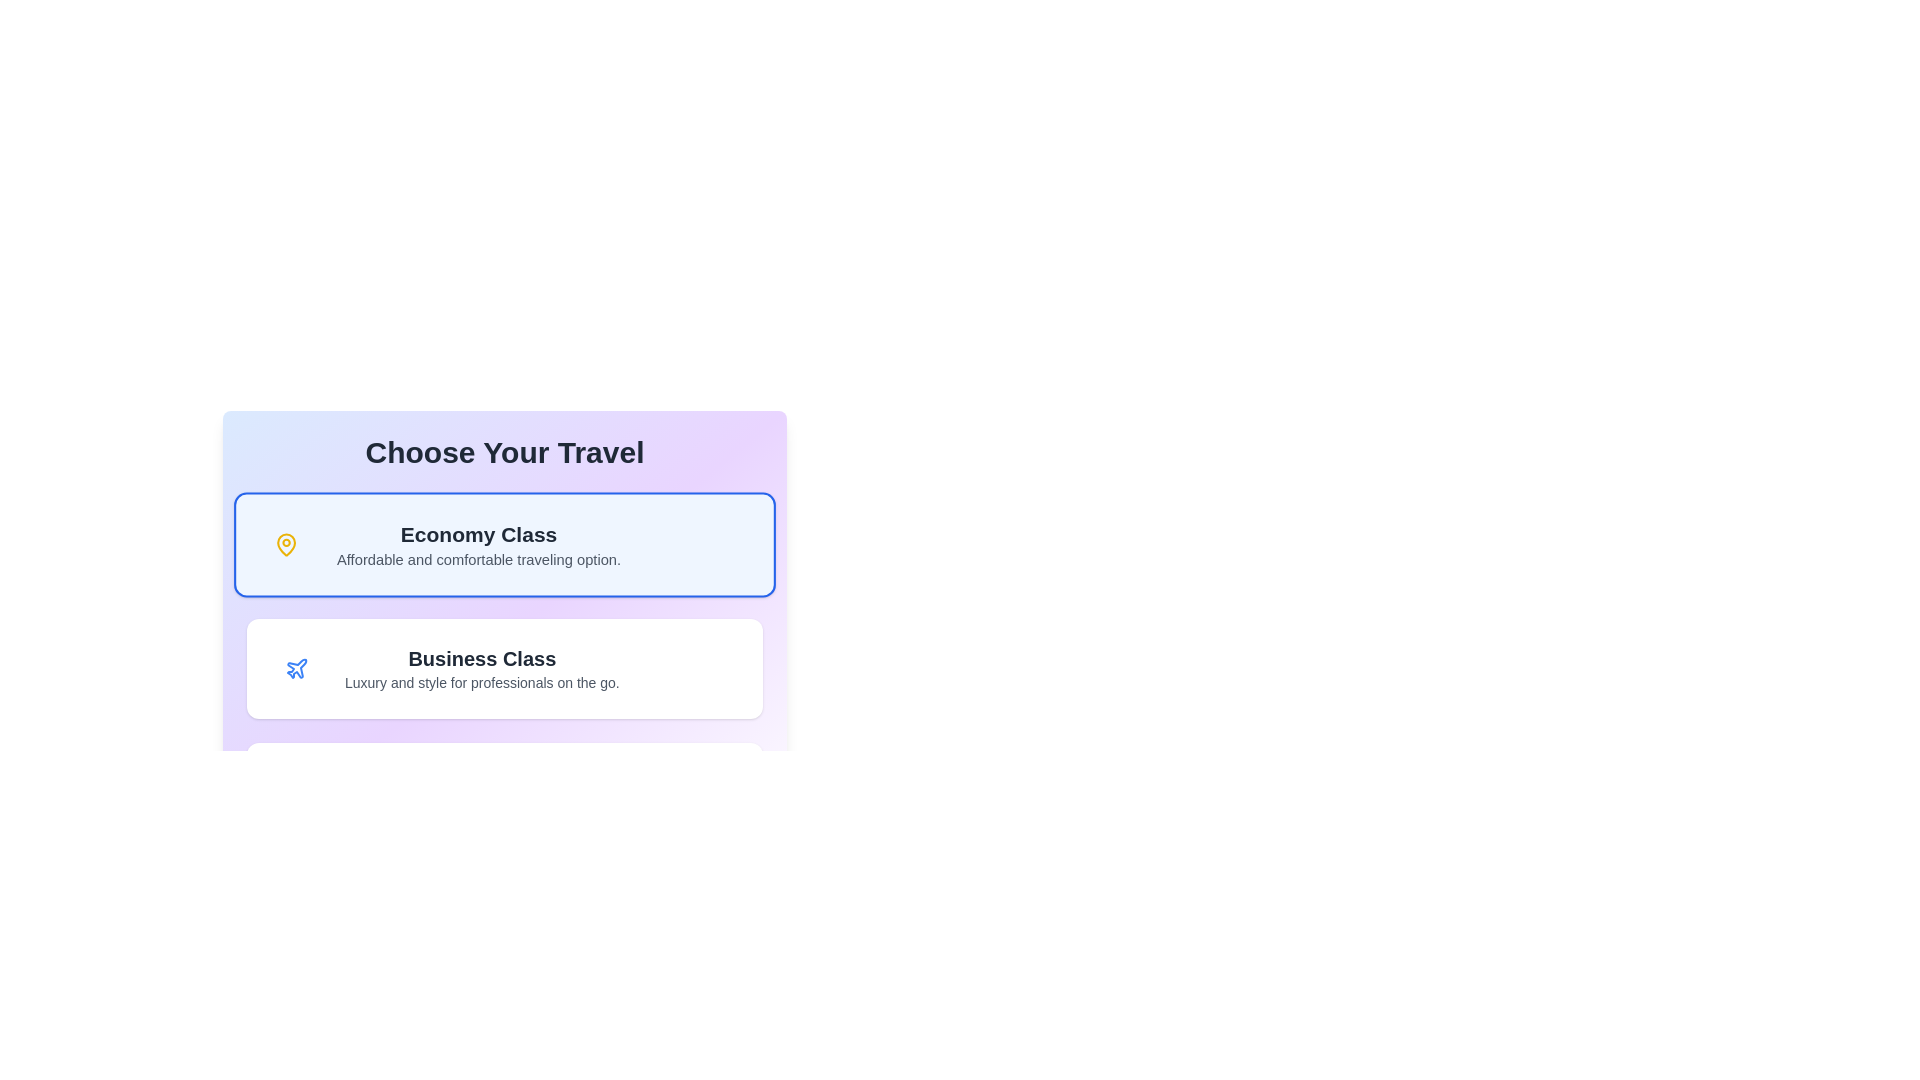  What do you see at coordinates (296, 668) in the screenshot?
I see `the details of the air travel icon representing the 'Business Class' option, located in the top-left corner of the corresponding card` at bounding box center [296, 668].